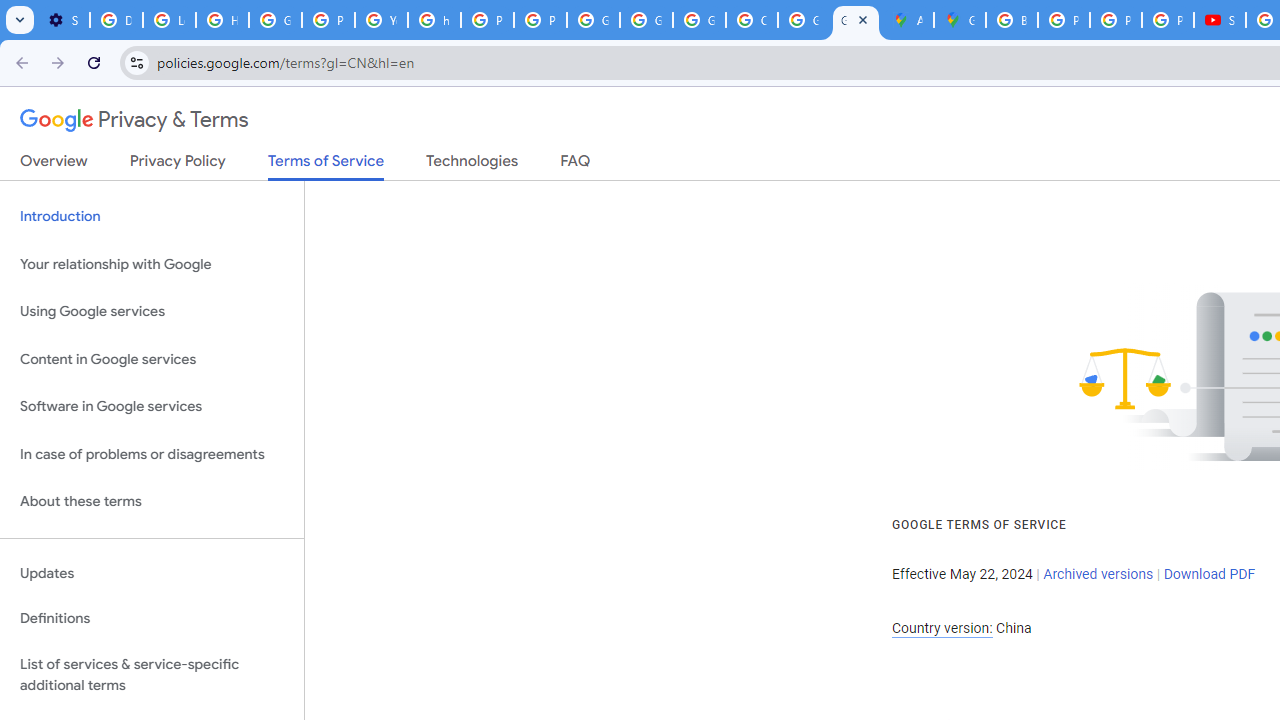 This screenshot has width=1280, height=720. Describe the element at coordinates (151, 675) in the screenshot. I see `'List of services & service-specific additional terms'` at that location.